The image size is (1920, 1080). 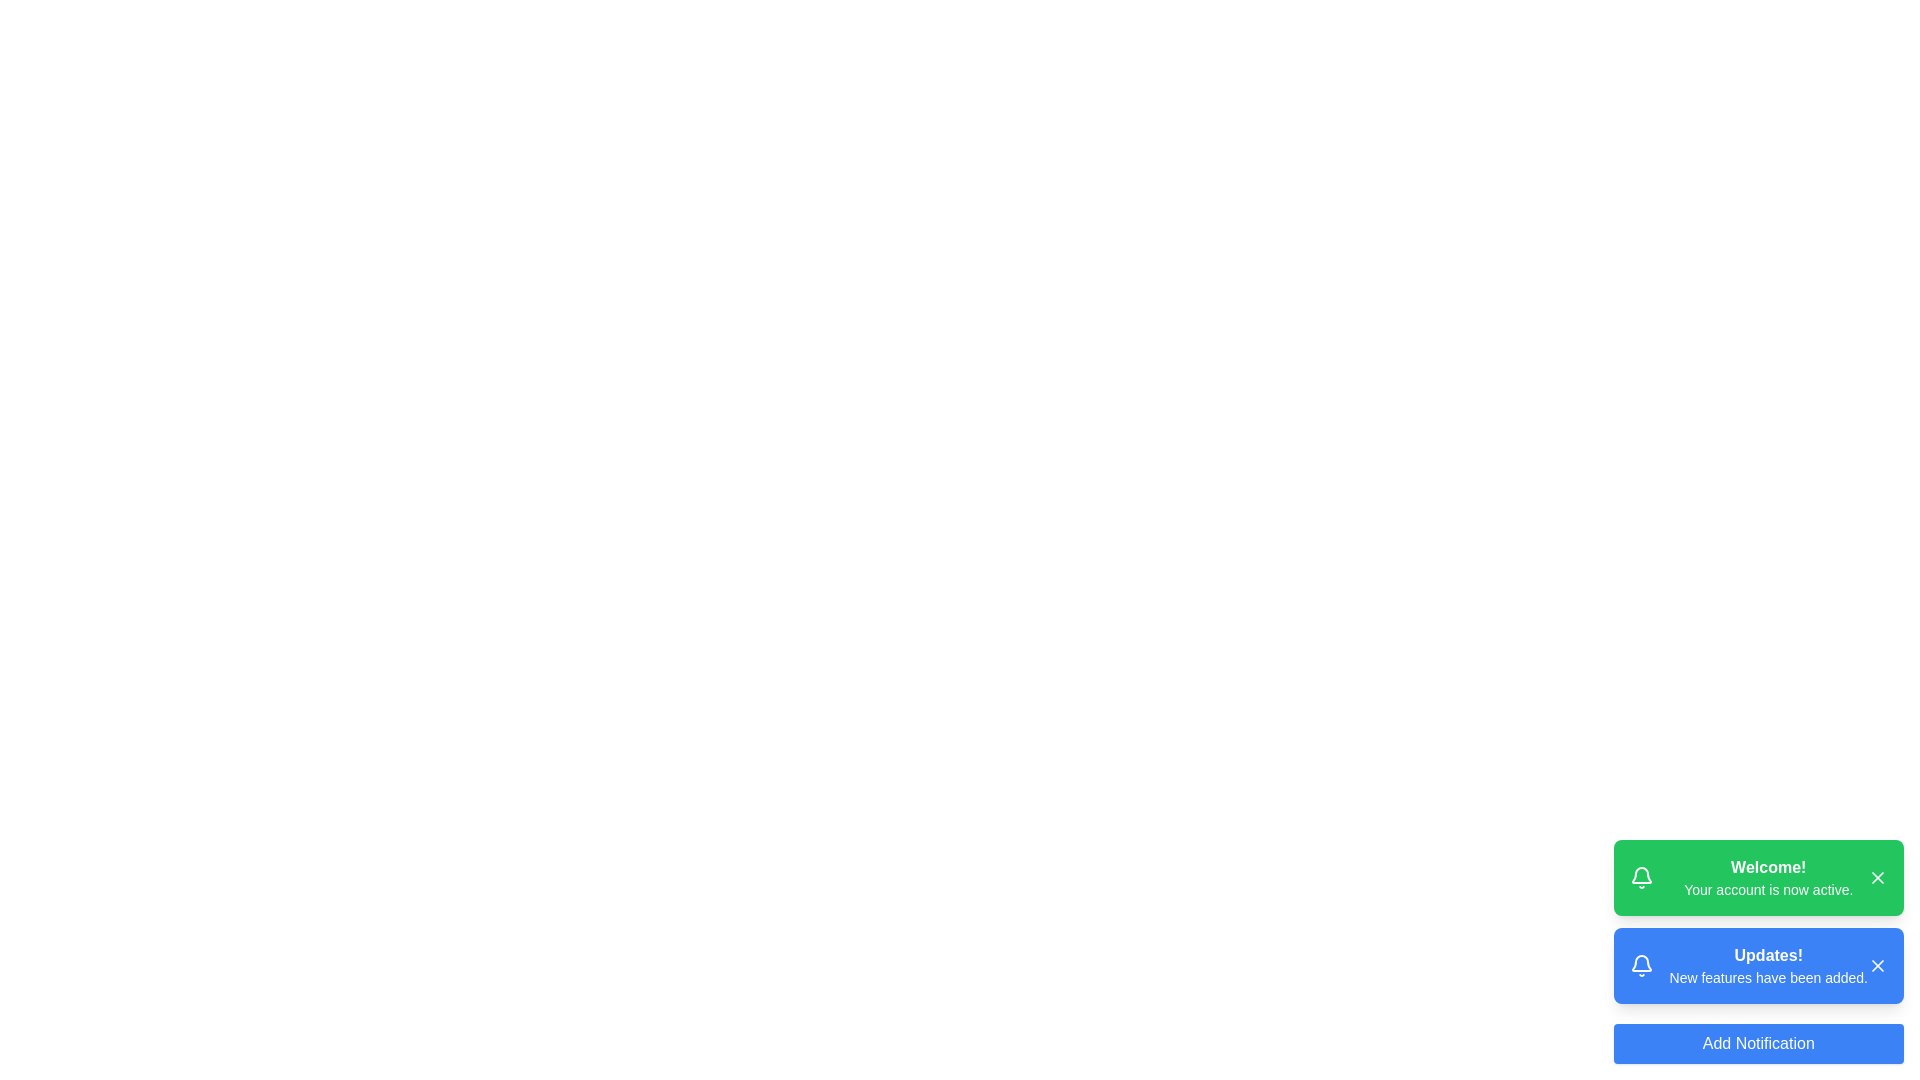 I want to click on the 'Add Notification' button to add a new notification, so click(x=1756, y=1043).